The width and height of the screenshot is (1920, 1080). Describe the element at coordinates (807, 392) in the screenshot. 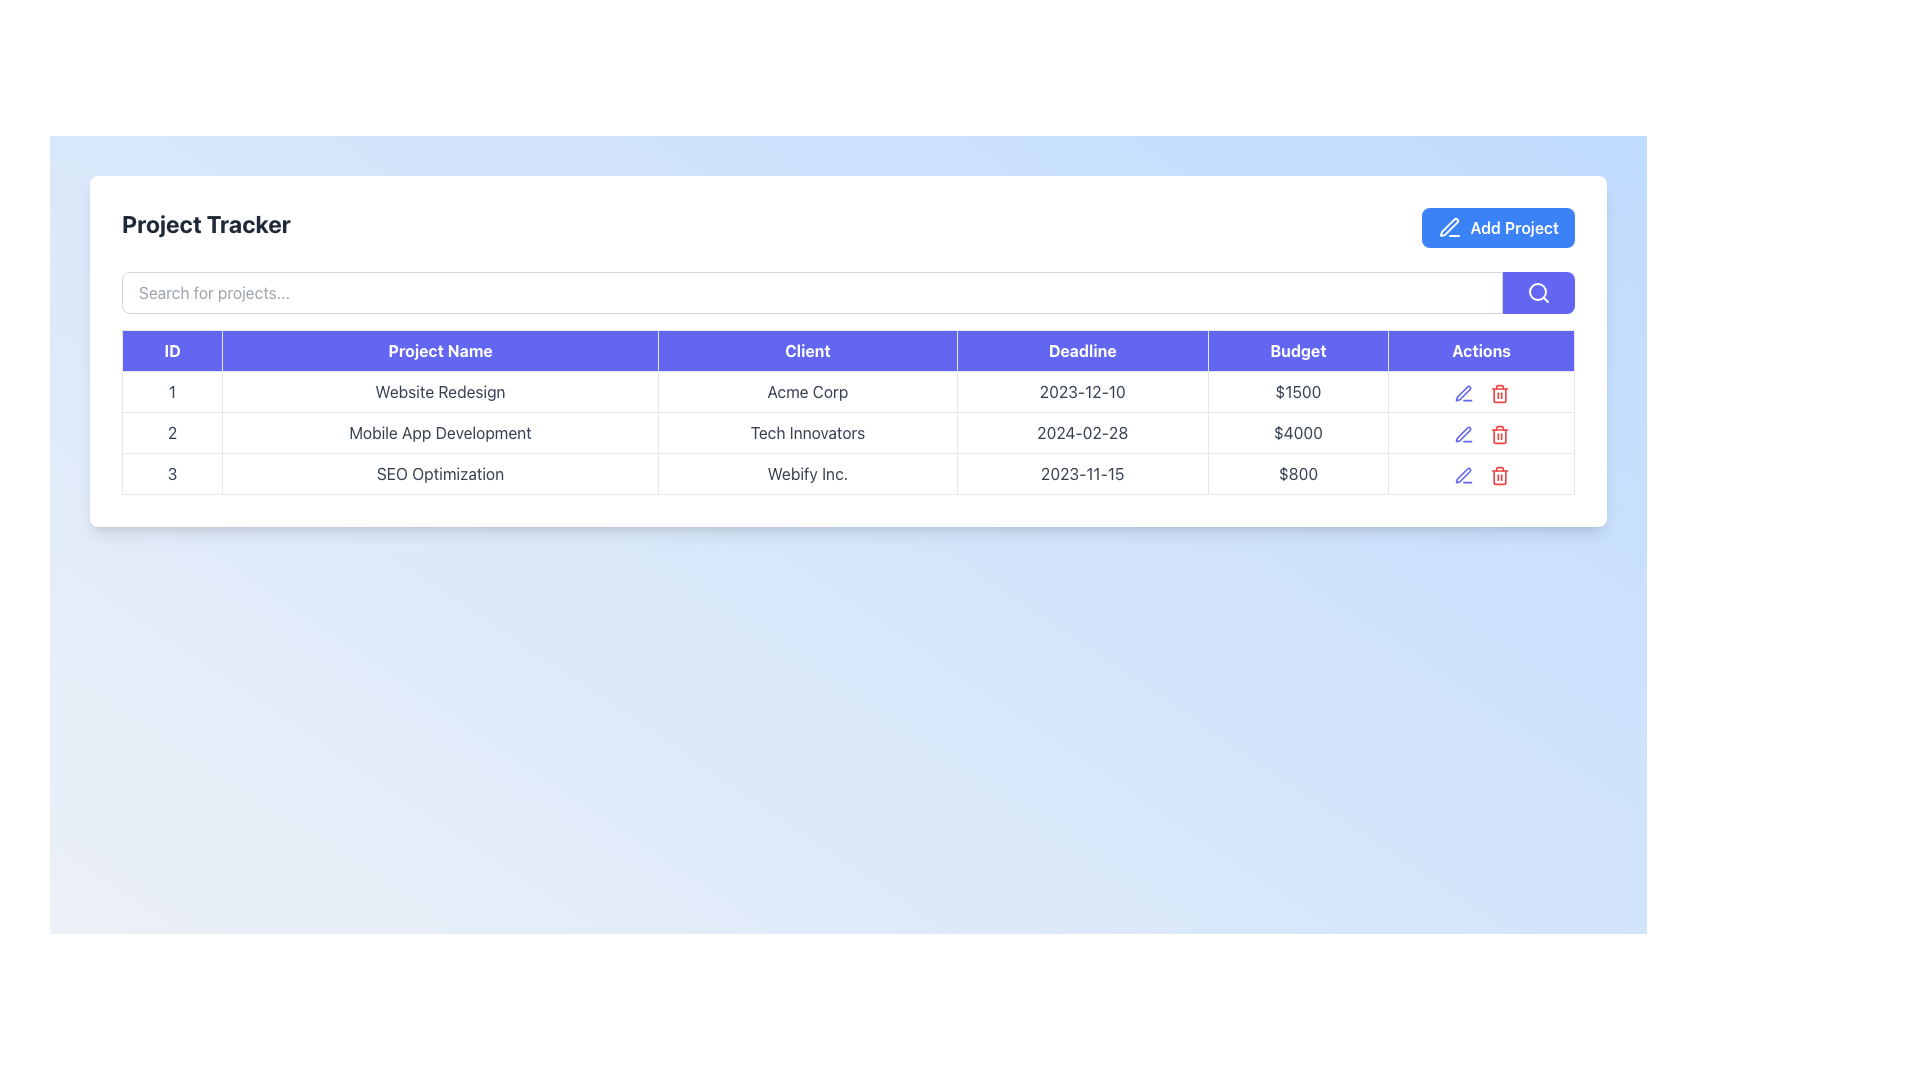

I see `the text label displaying the name of a client associated with a specific project in the 'Client' column of the table` at that location.